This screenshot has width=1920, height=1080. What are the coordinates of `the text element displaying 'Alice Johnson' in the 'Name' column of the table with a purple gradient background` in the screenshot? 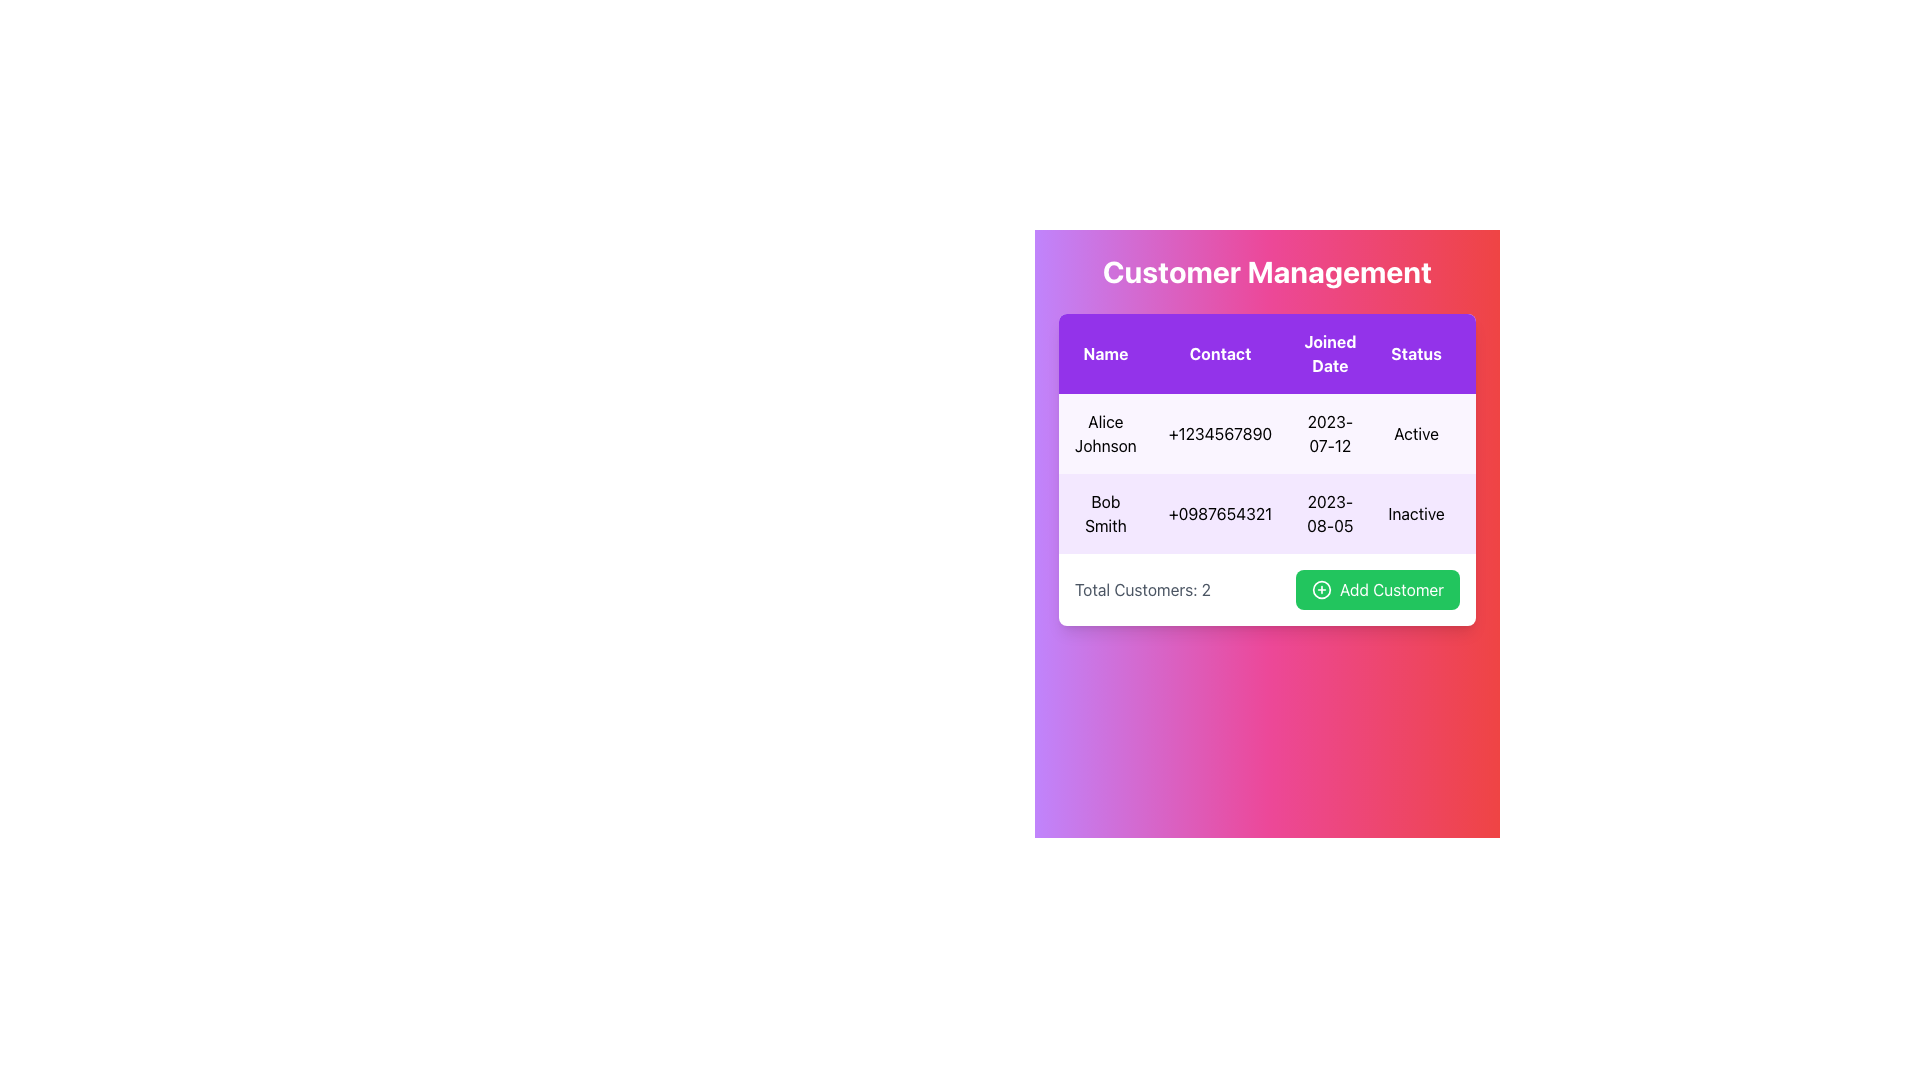 It's located at (1104, 433).